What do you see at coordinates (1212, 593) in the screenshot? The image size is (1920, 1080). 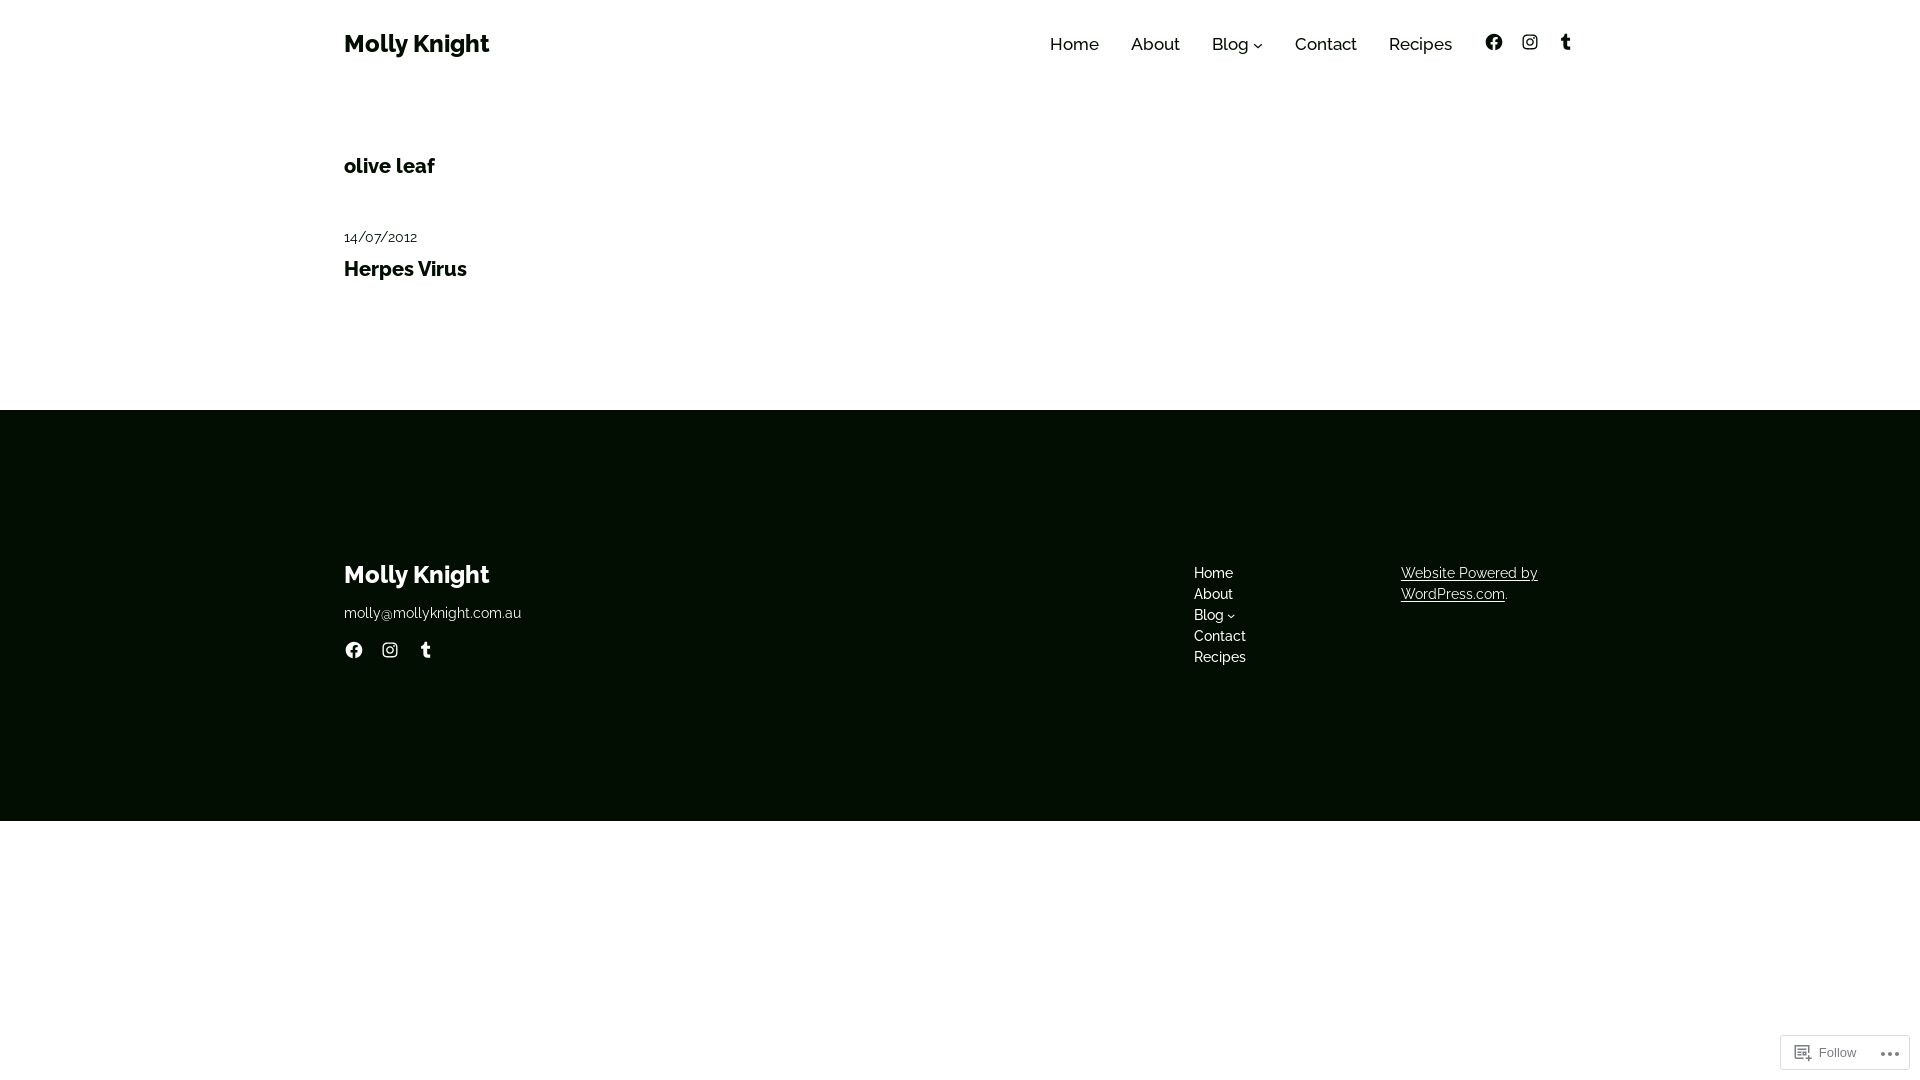 I see `'About'` at bounding box center [1212, 593].